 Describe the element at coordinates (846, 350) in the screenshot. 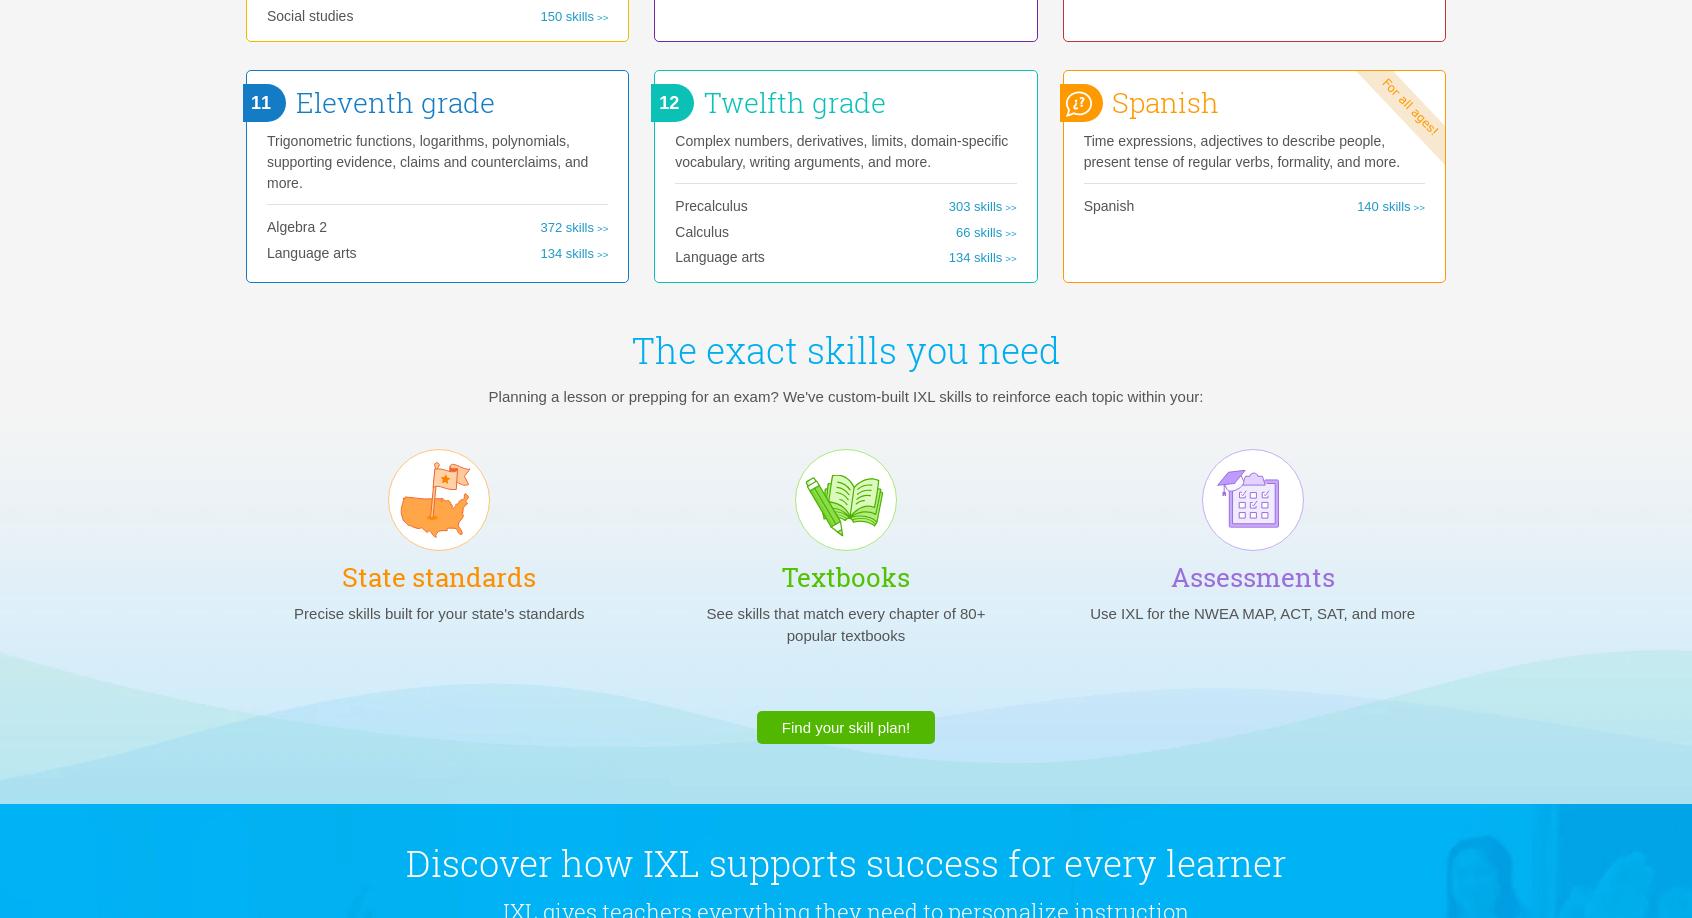

I see `'The exact skills you need'` at that location.